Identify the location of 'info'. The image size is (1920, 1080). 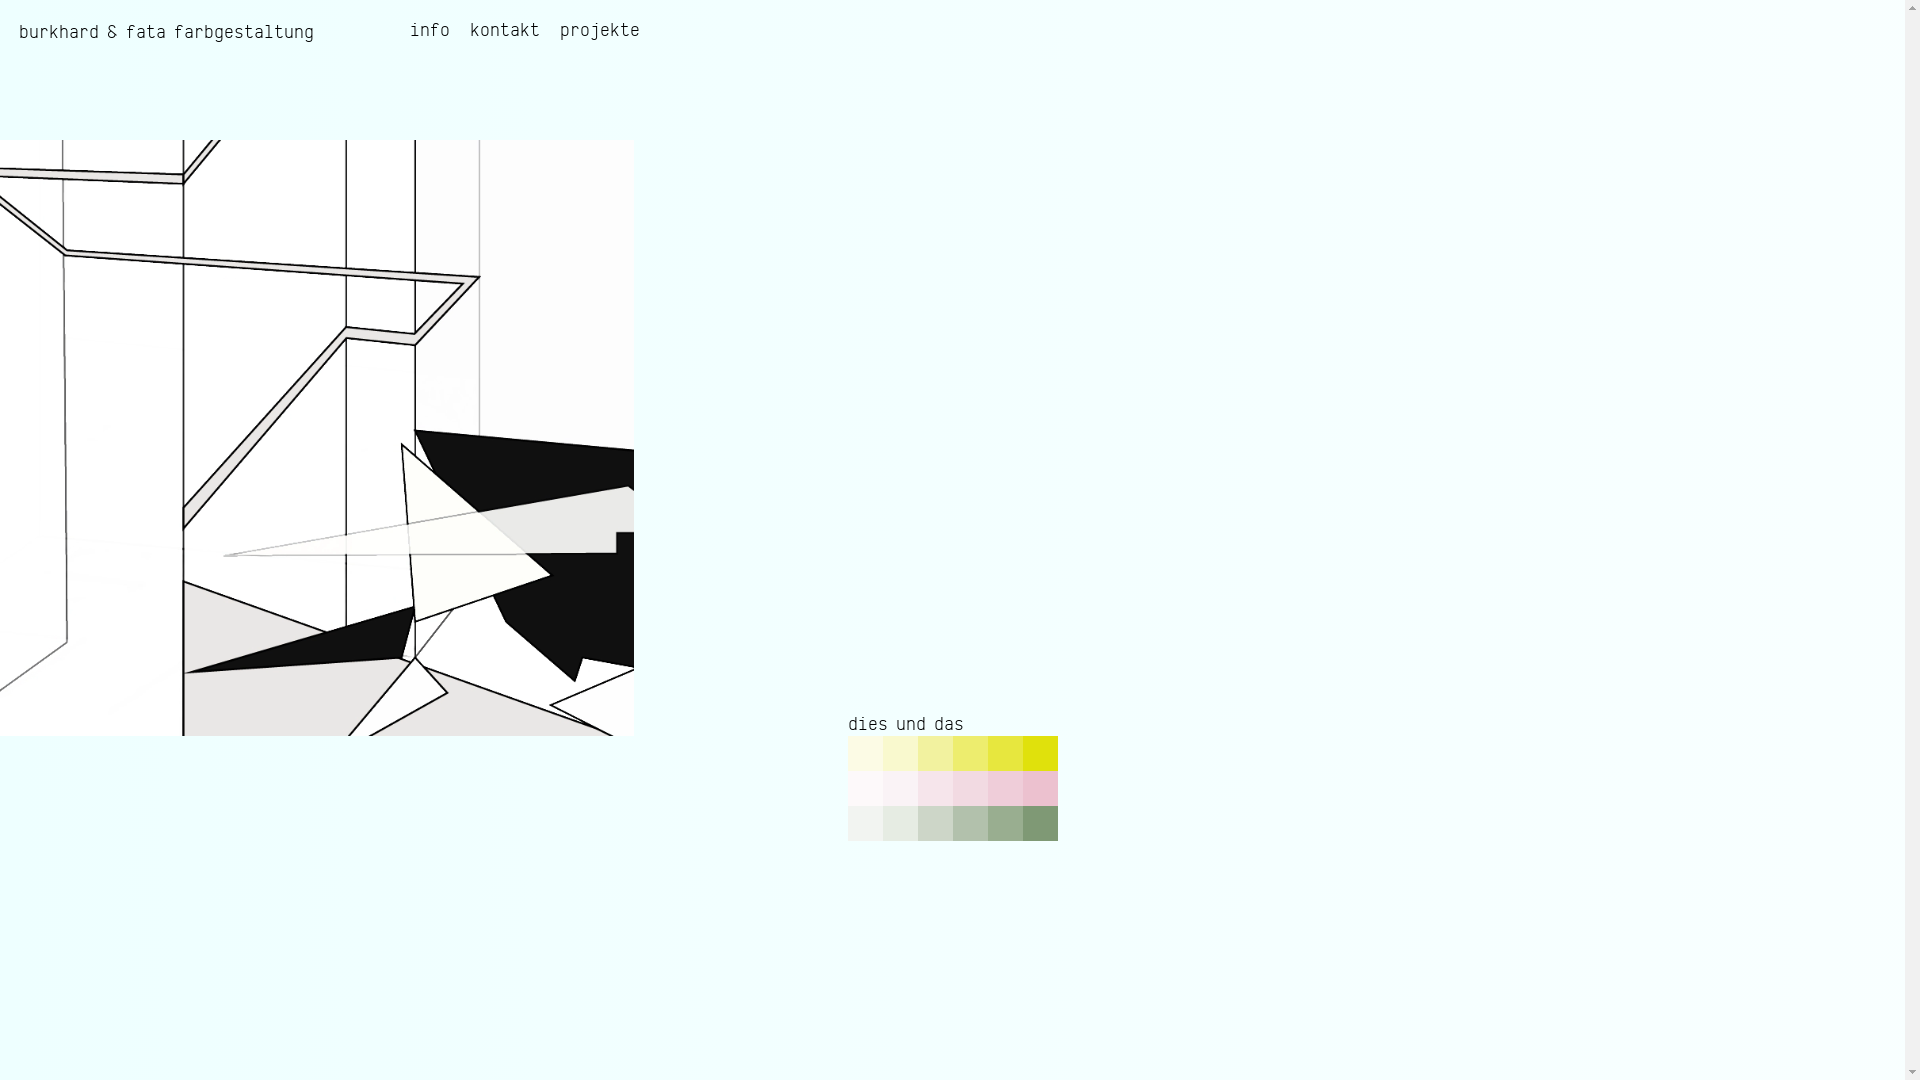
(429, 30).